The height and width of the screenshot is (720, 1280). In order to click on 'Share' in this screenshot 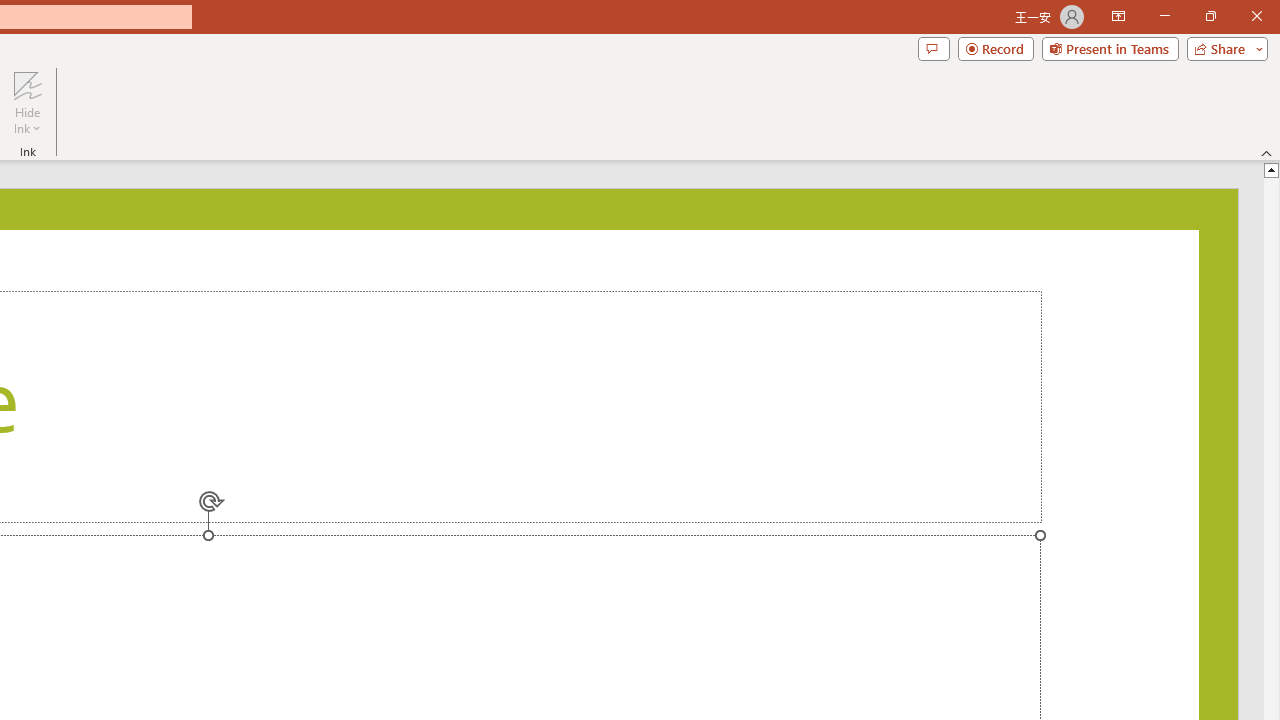, I will do `click(1222, 47)`.